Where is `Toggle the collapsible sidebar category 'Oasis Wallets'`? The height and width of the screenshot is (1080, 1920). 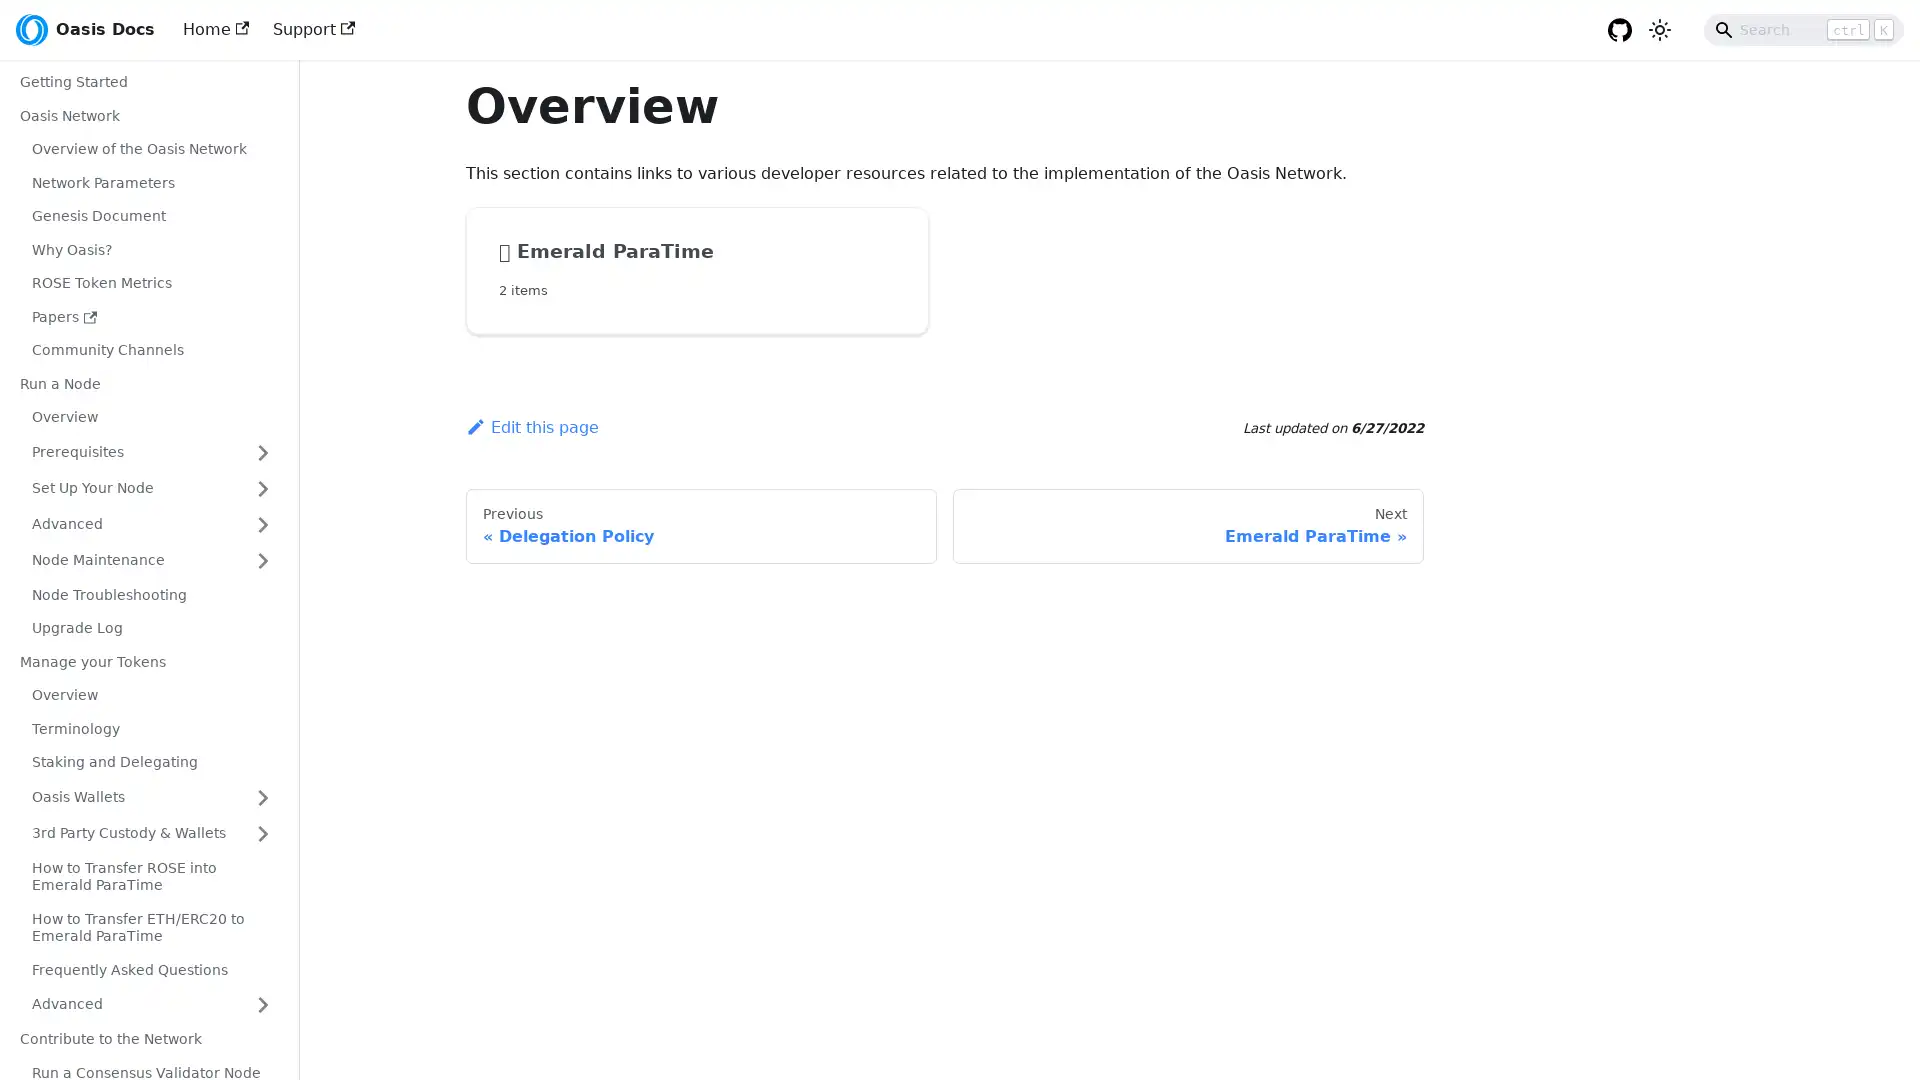
Toggle the collapsible sidebar category 'Oasis Wallets' is located at coordinates (262, 796).